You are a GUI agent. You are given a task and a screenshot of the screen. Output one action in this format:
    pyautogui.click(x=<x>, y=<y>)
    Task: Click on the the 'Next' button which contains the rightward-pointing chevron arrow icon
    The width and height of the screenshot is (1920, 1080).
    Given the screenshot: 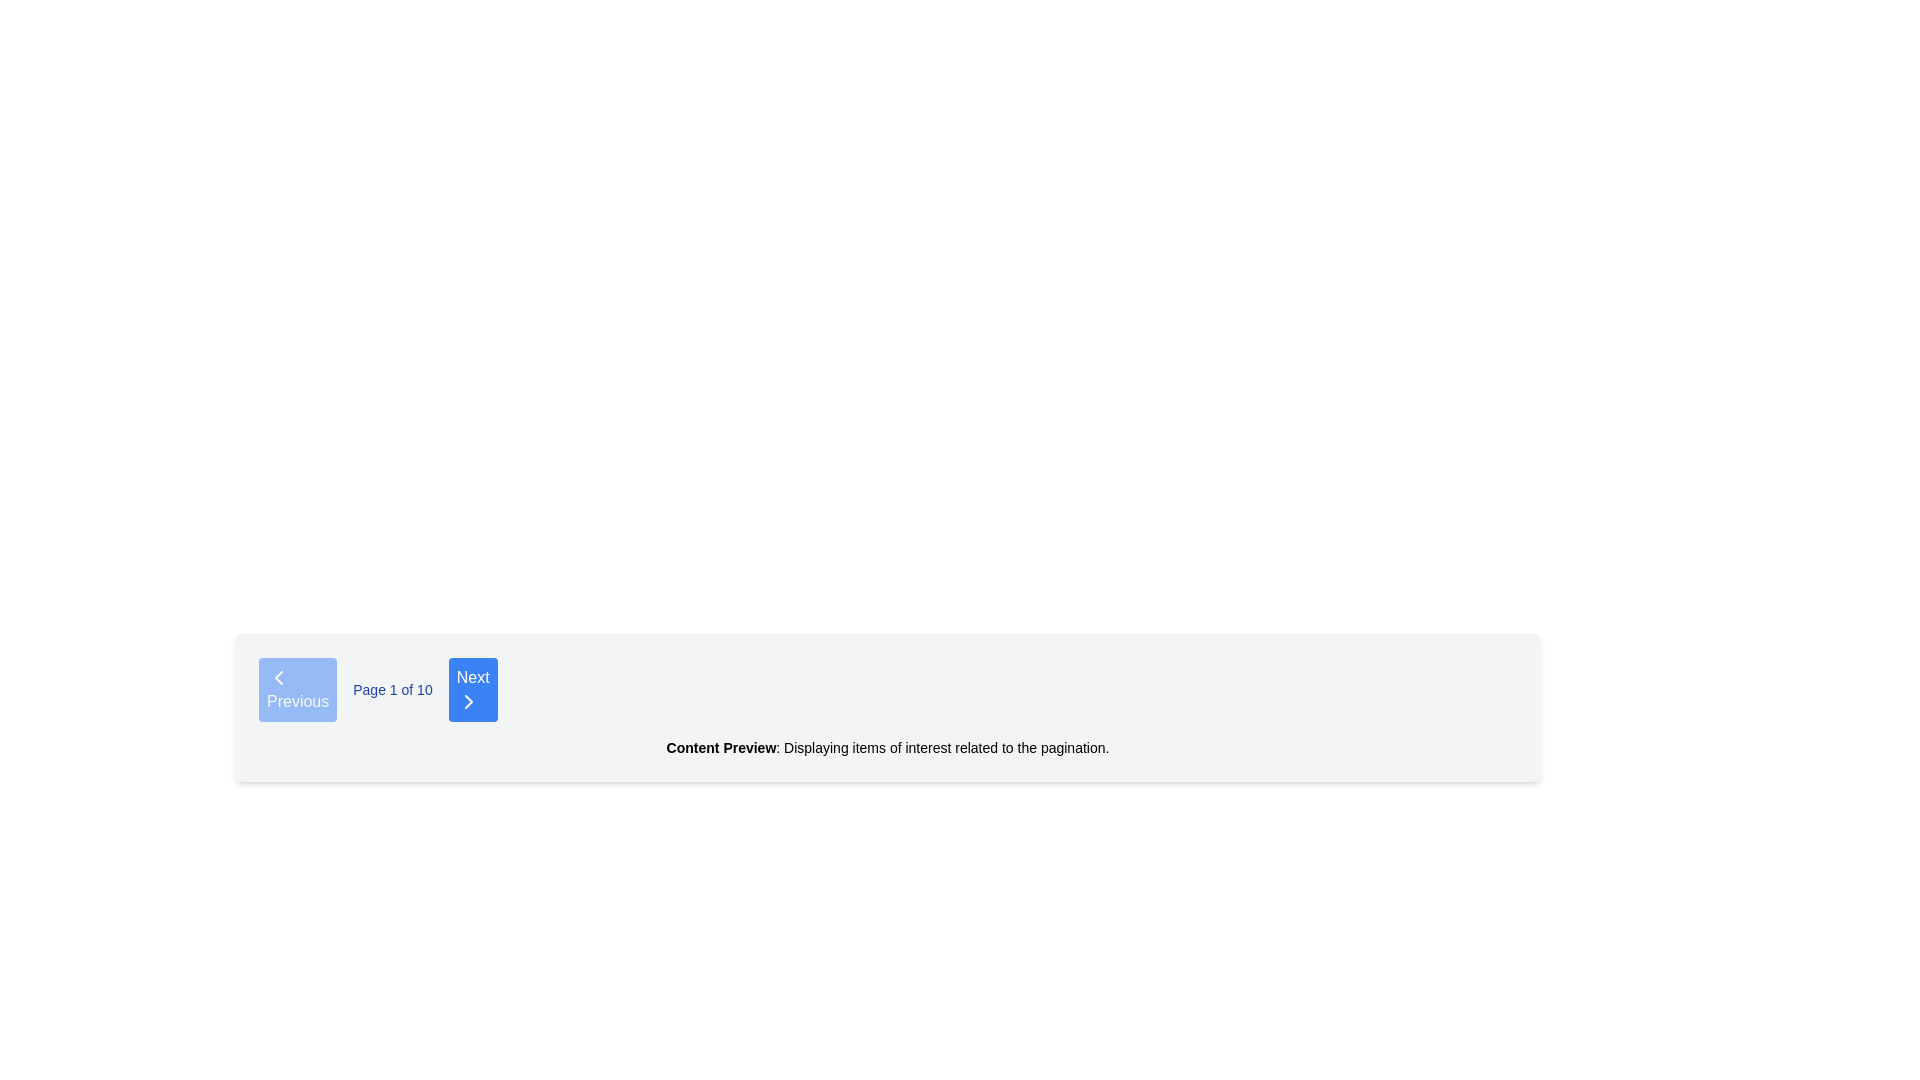 What is the action you would take?
    pyautogui.click(x=467, y=701)
    